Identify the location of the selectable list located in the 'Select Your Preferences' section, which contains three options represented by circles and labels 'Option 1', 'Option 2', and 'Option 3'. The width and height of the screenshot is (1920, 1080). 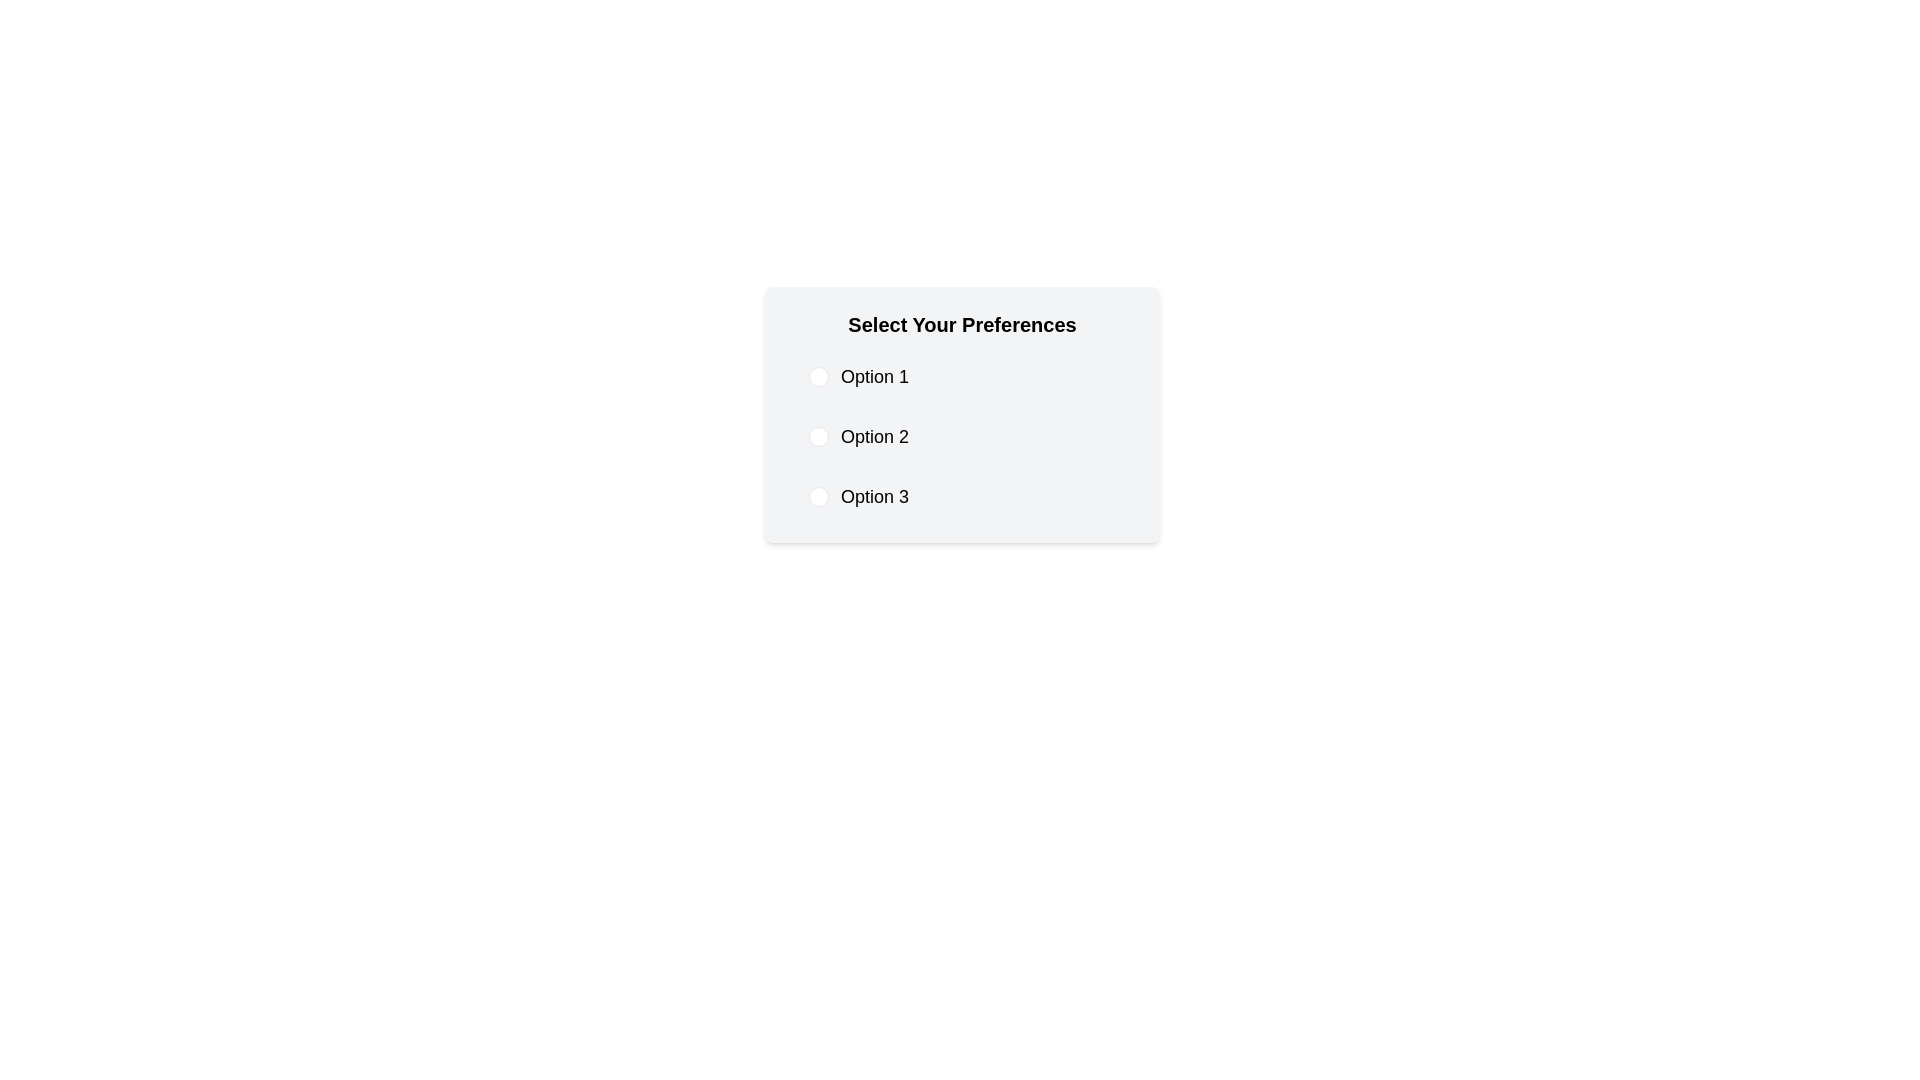
(962, 435).